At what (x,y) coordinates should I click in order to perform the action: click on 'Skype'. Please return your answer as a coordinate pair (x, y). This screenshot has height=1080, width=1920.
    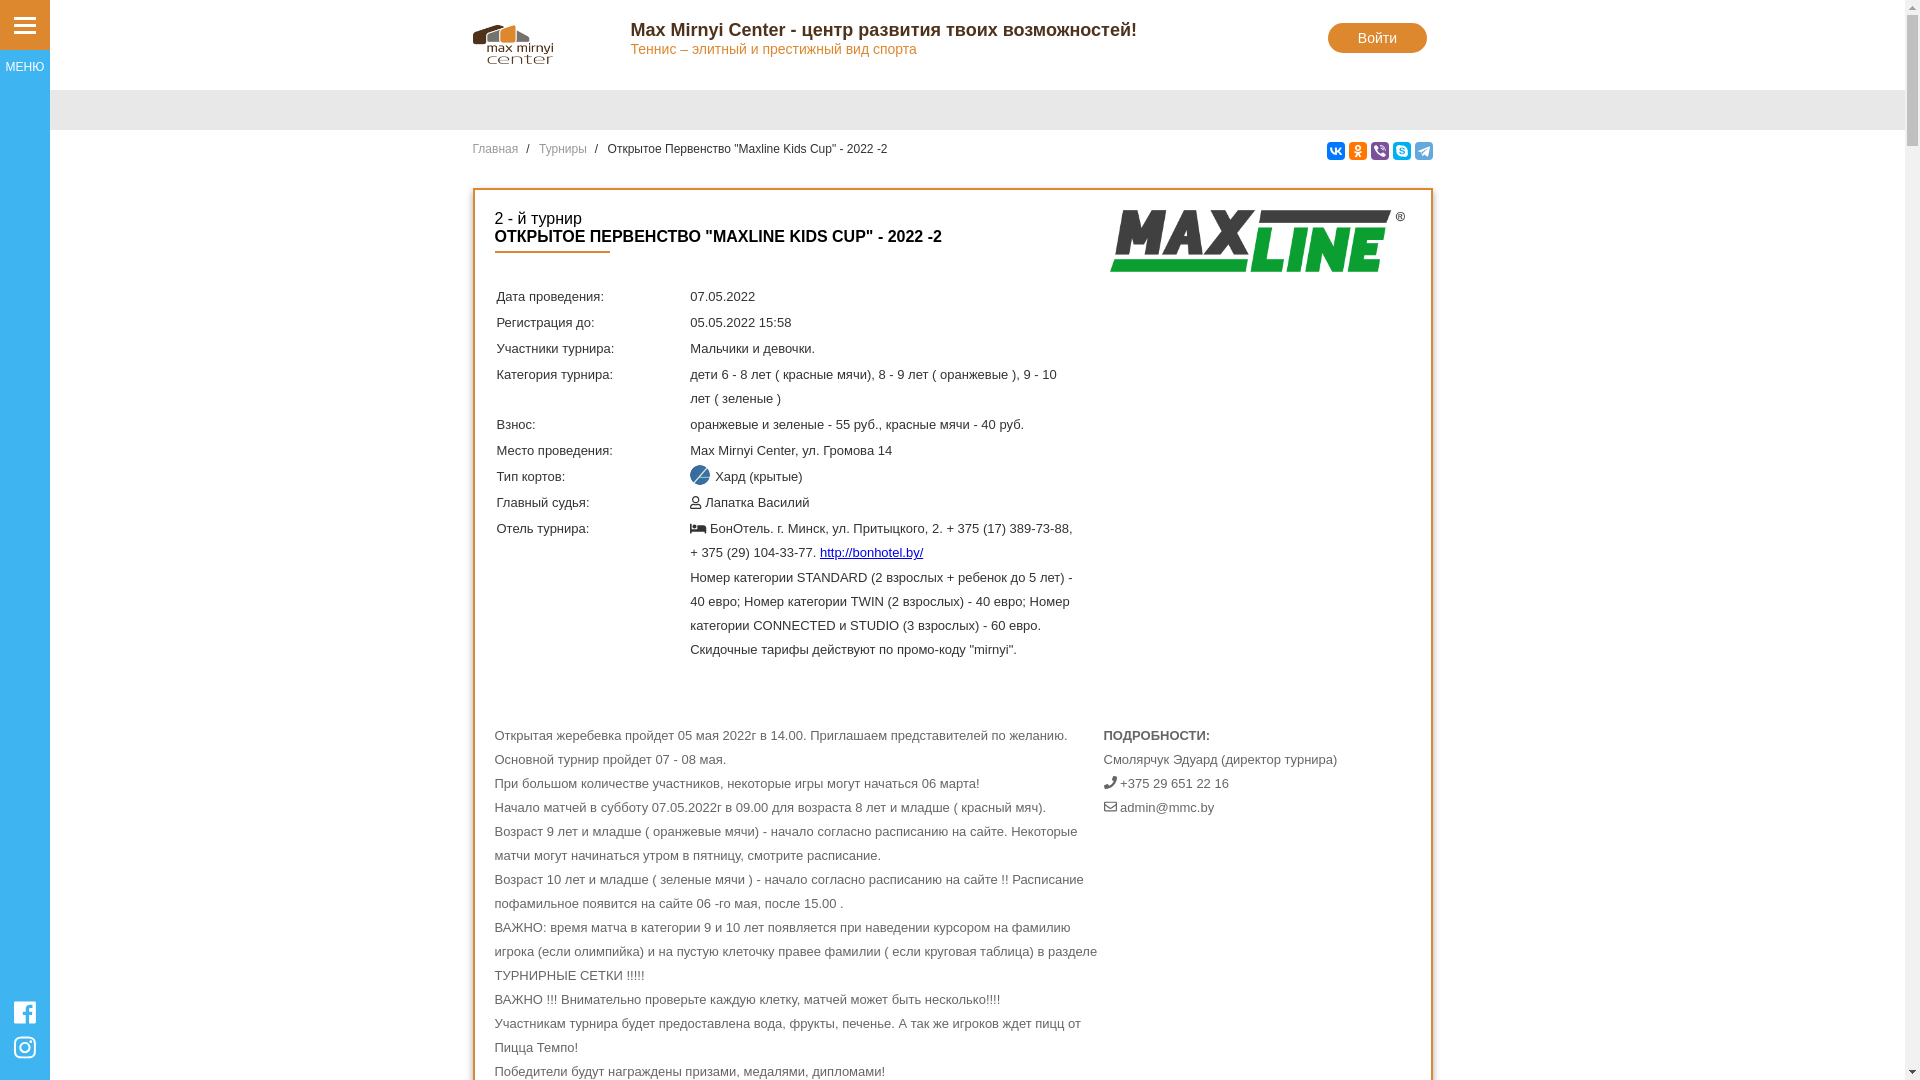
    Looking at the image, I should click on (1400, 149).